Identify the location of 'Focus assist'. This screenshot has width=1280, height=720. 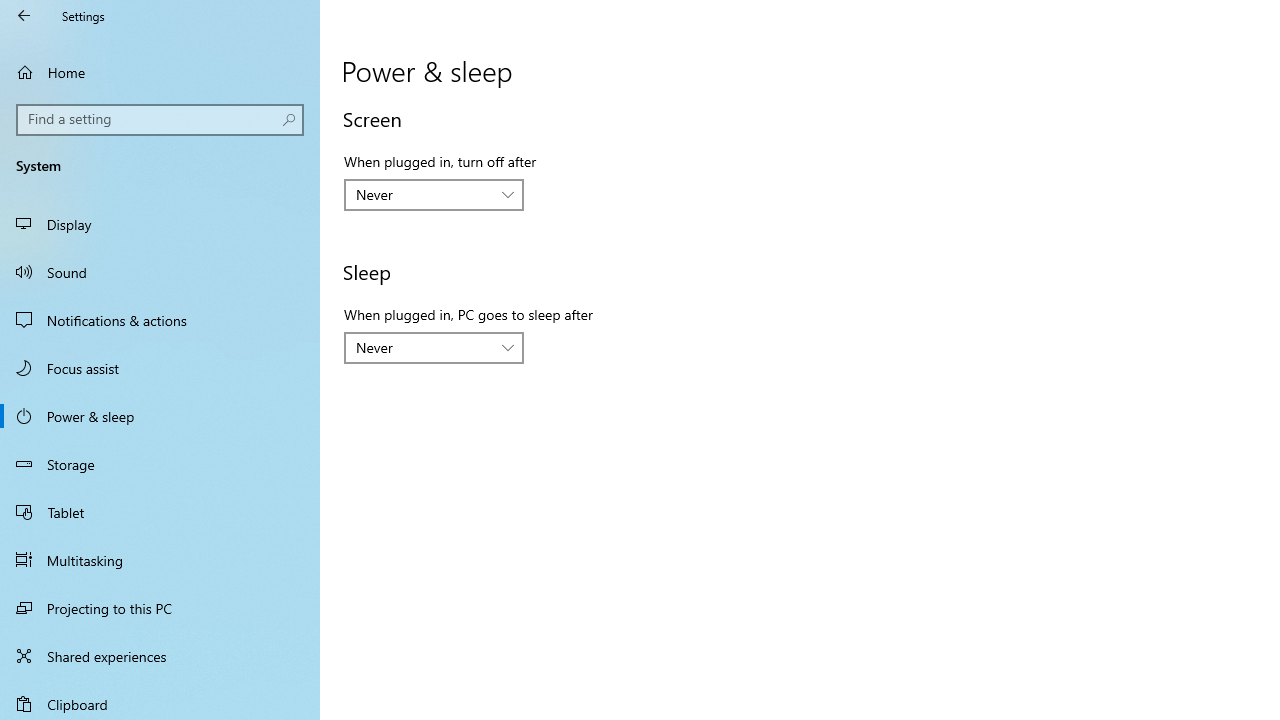
(160, 367).